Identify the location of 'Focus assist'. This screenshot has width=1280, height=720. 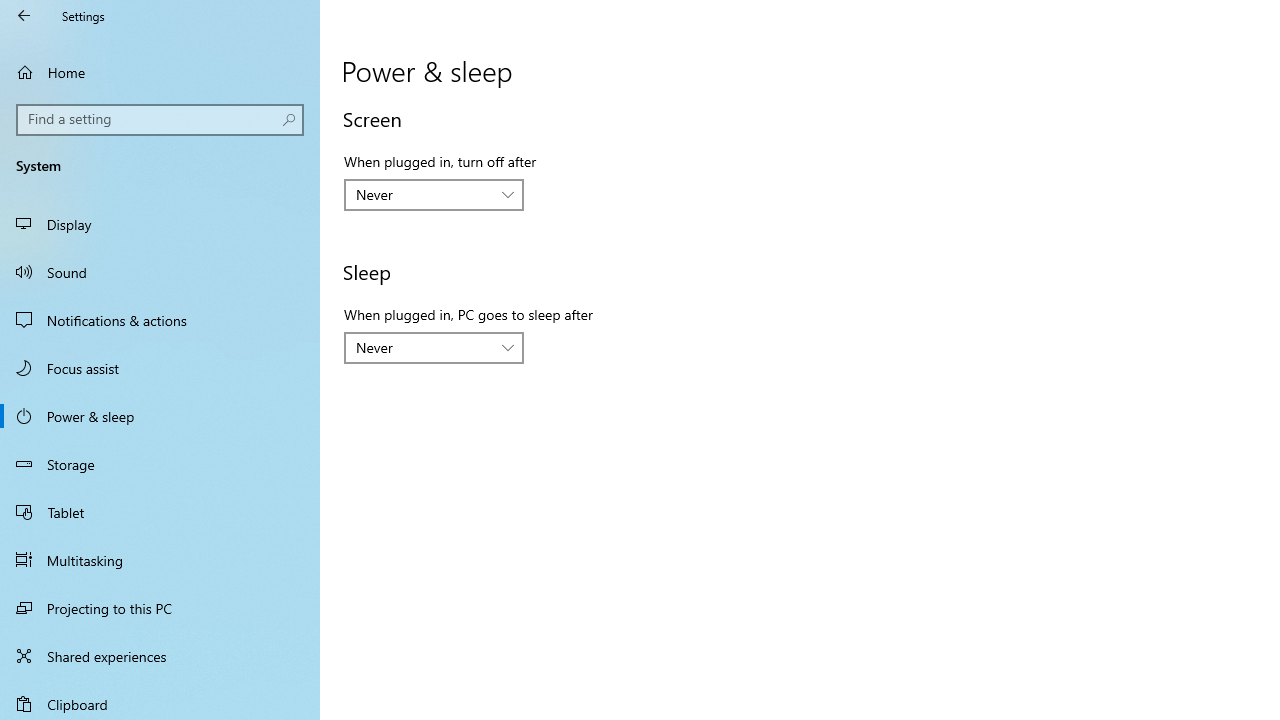
(160, 367).